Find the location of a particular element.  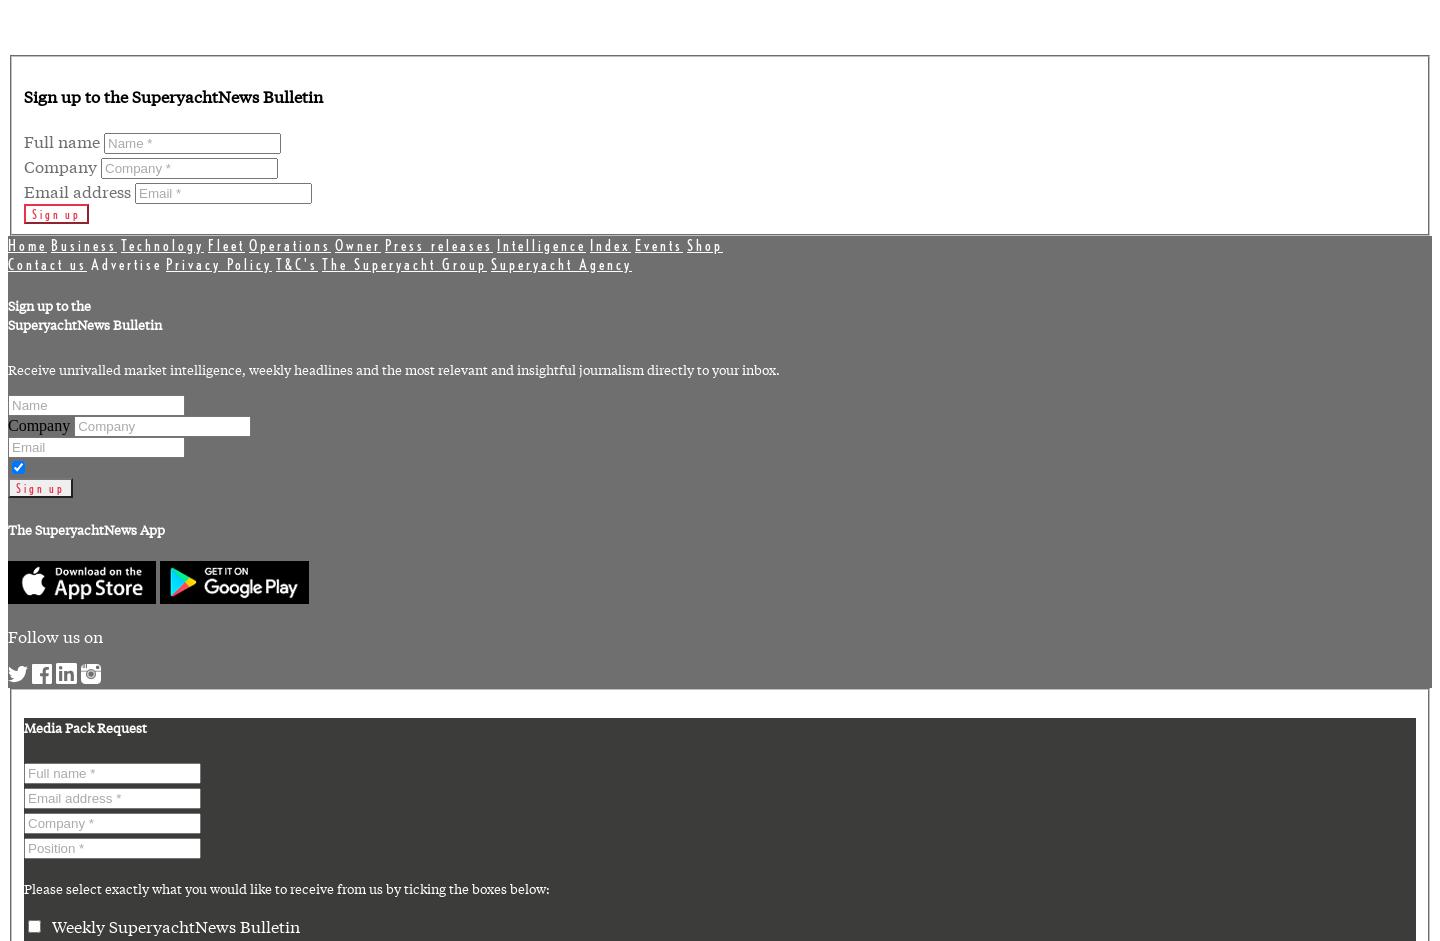

'Advertise' is located at coordinates (125, 263).